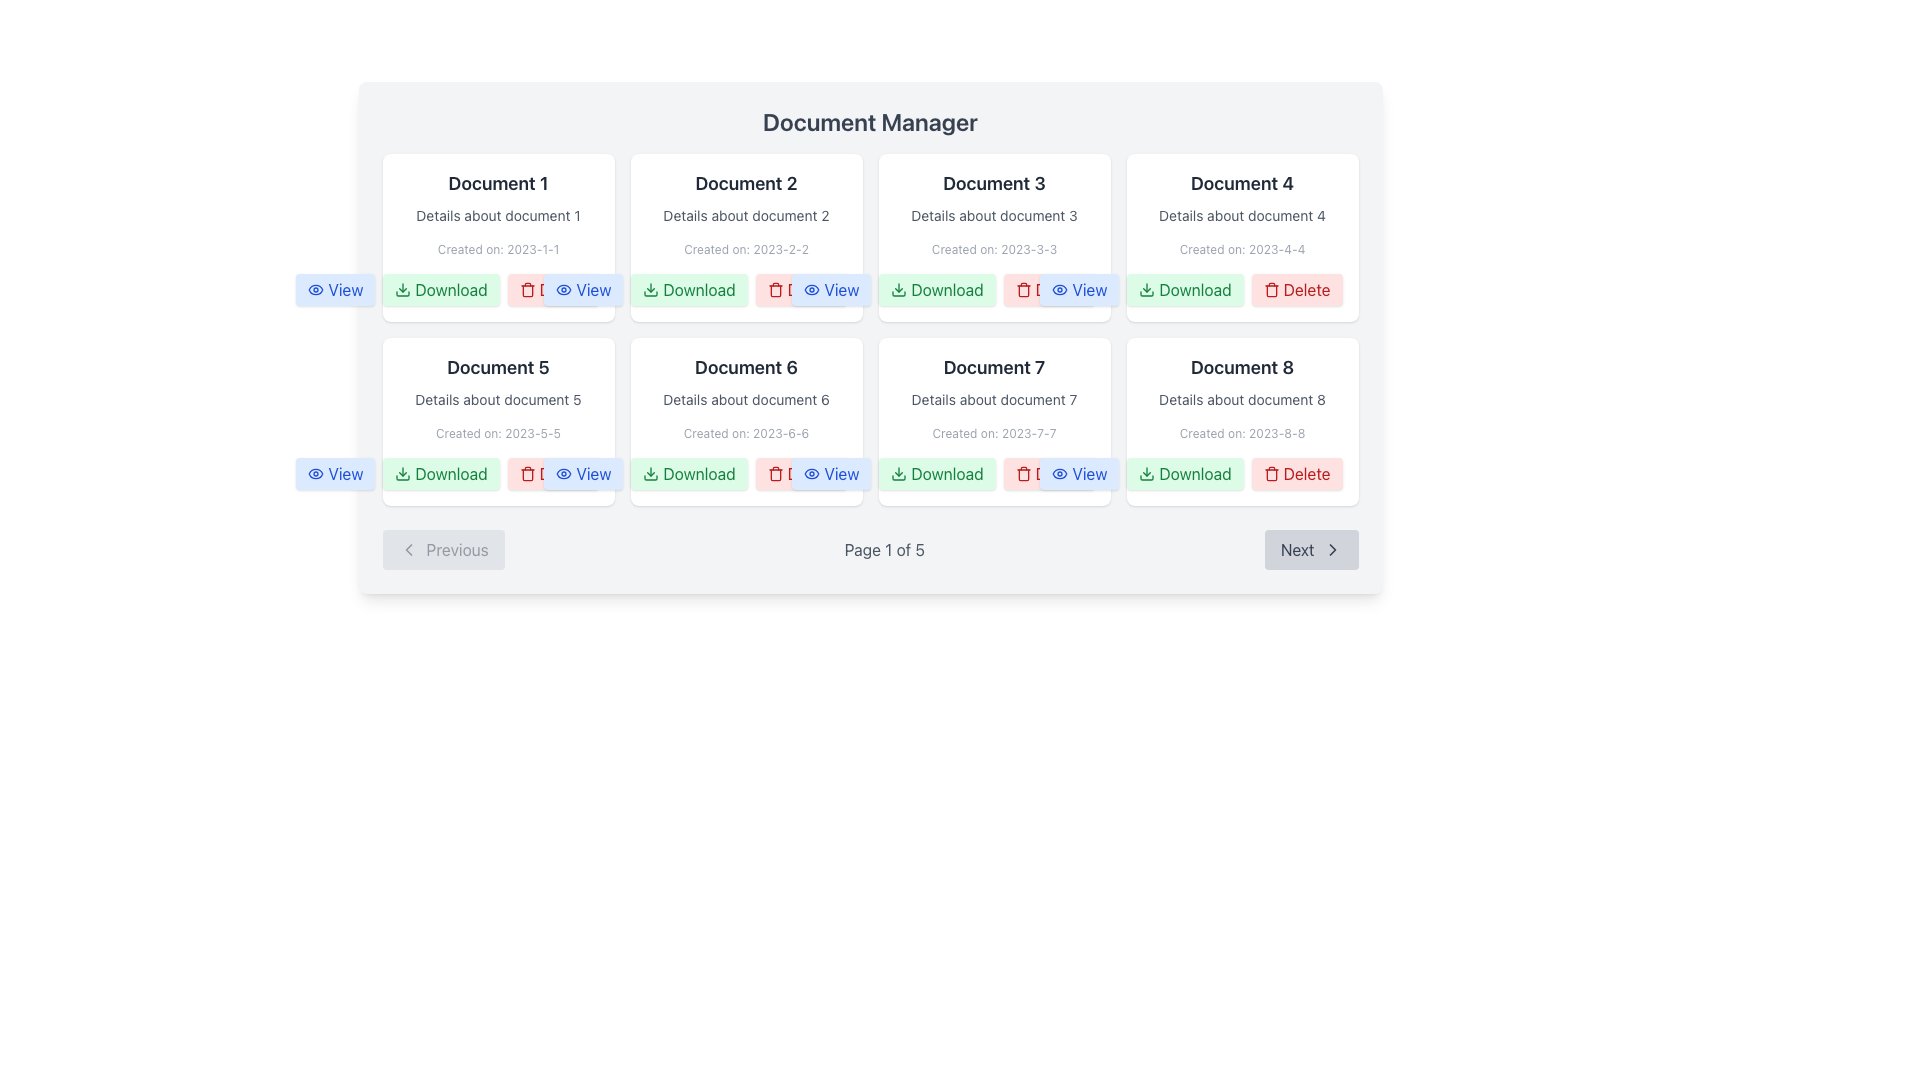  I want to click on the 'View' icon associated with 'Document 2' located in the first row, second column of the grid layout, so click(812, 289).